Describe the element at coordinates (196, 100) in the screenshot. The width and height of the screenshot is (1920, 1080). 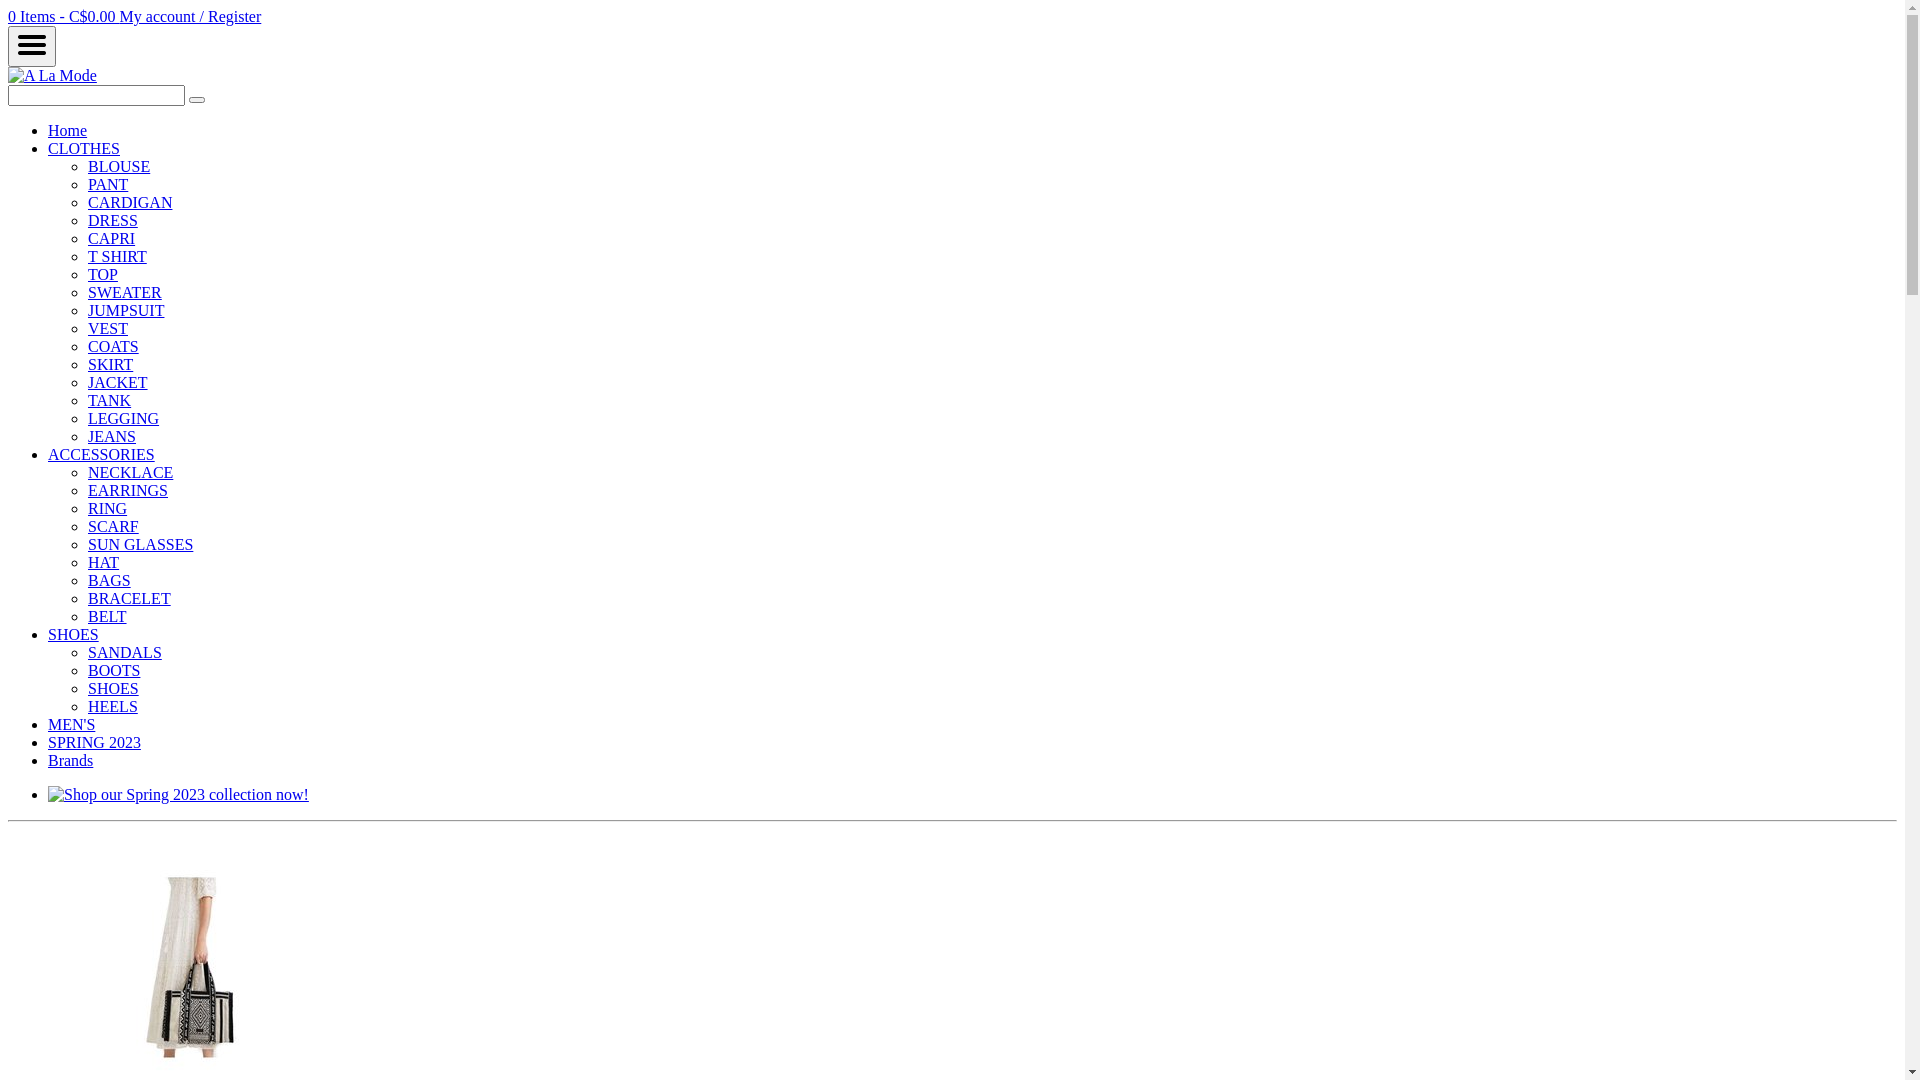
I see `'Search'` at that location.